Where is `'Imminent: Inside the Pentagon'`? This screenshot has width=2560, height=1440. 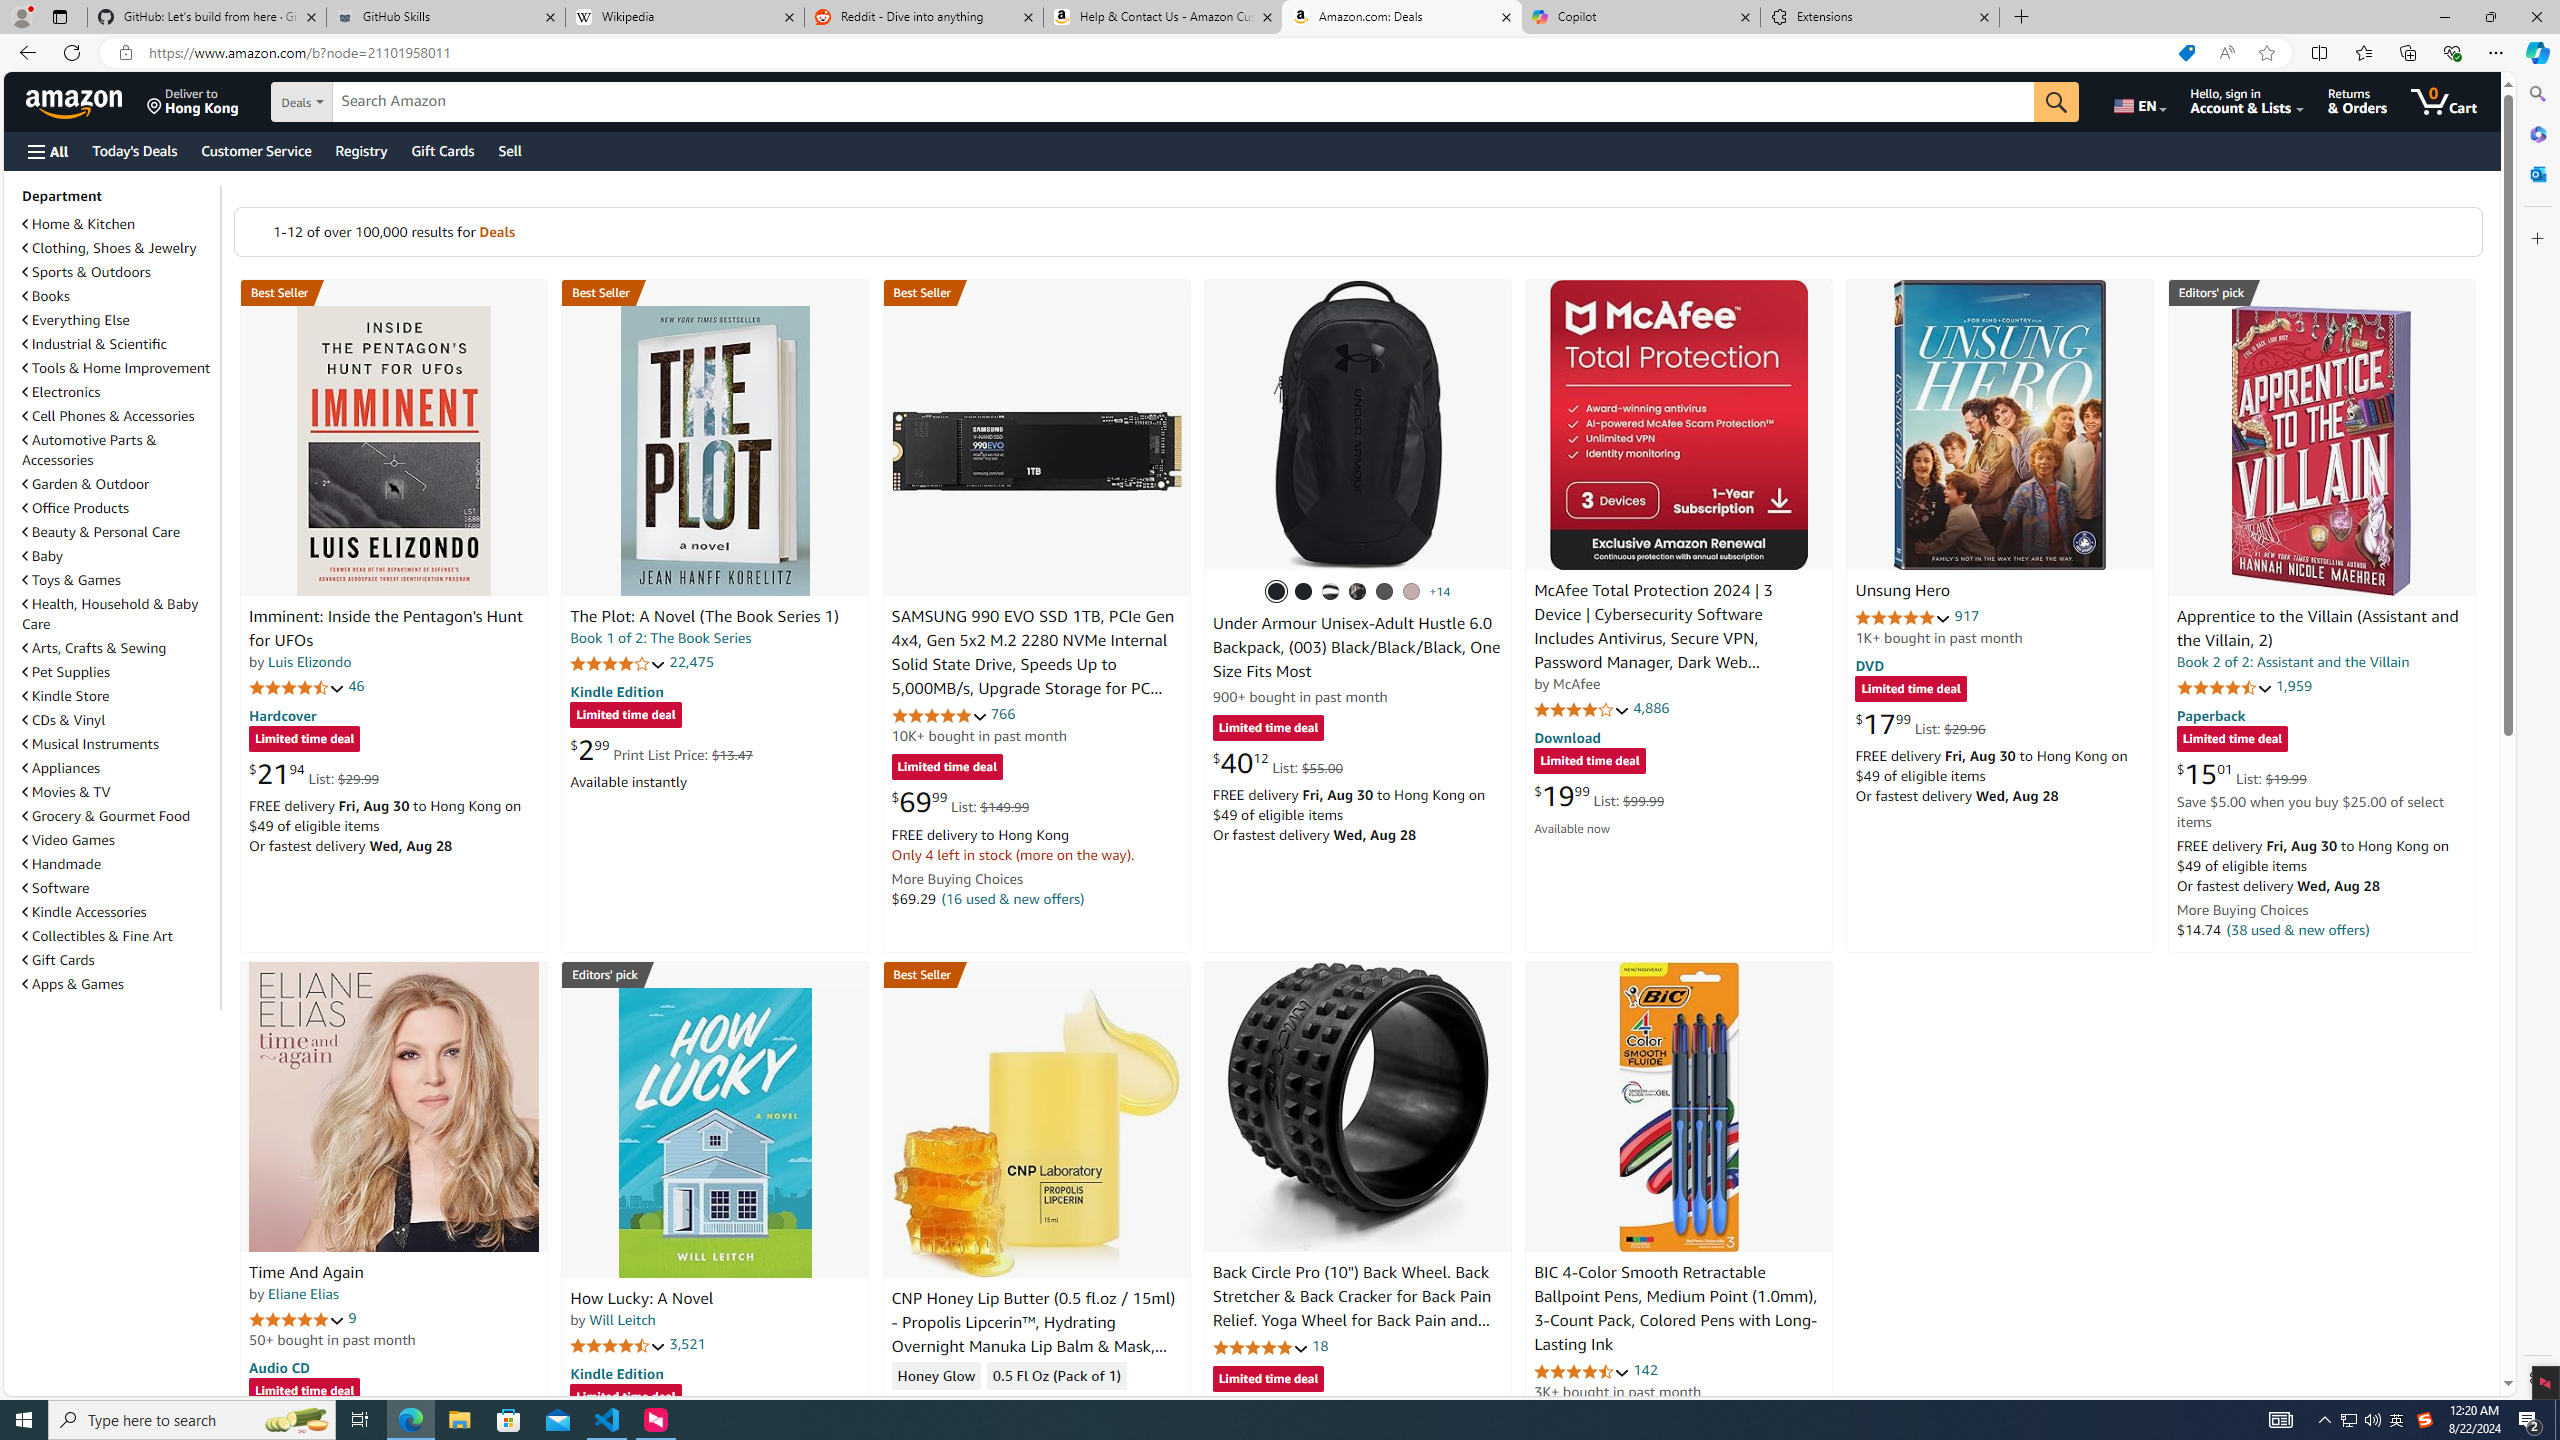 'Imminent: Inside the Pentagon' is located at coordinates (394, 449).